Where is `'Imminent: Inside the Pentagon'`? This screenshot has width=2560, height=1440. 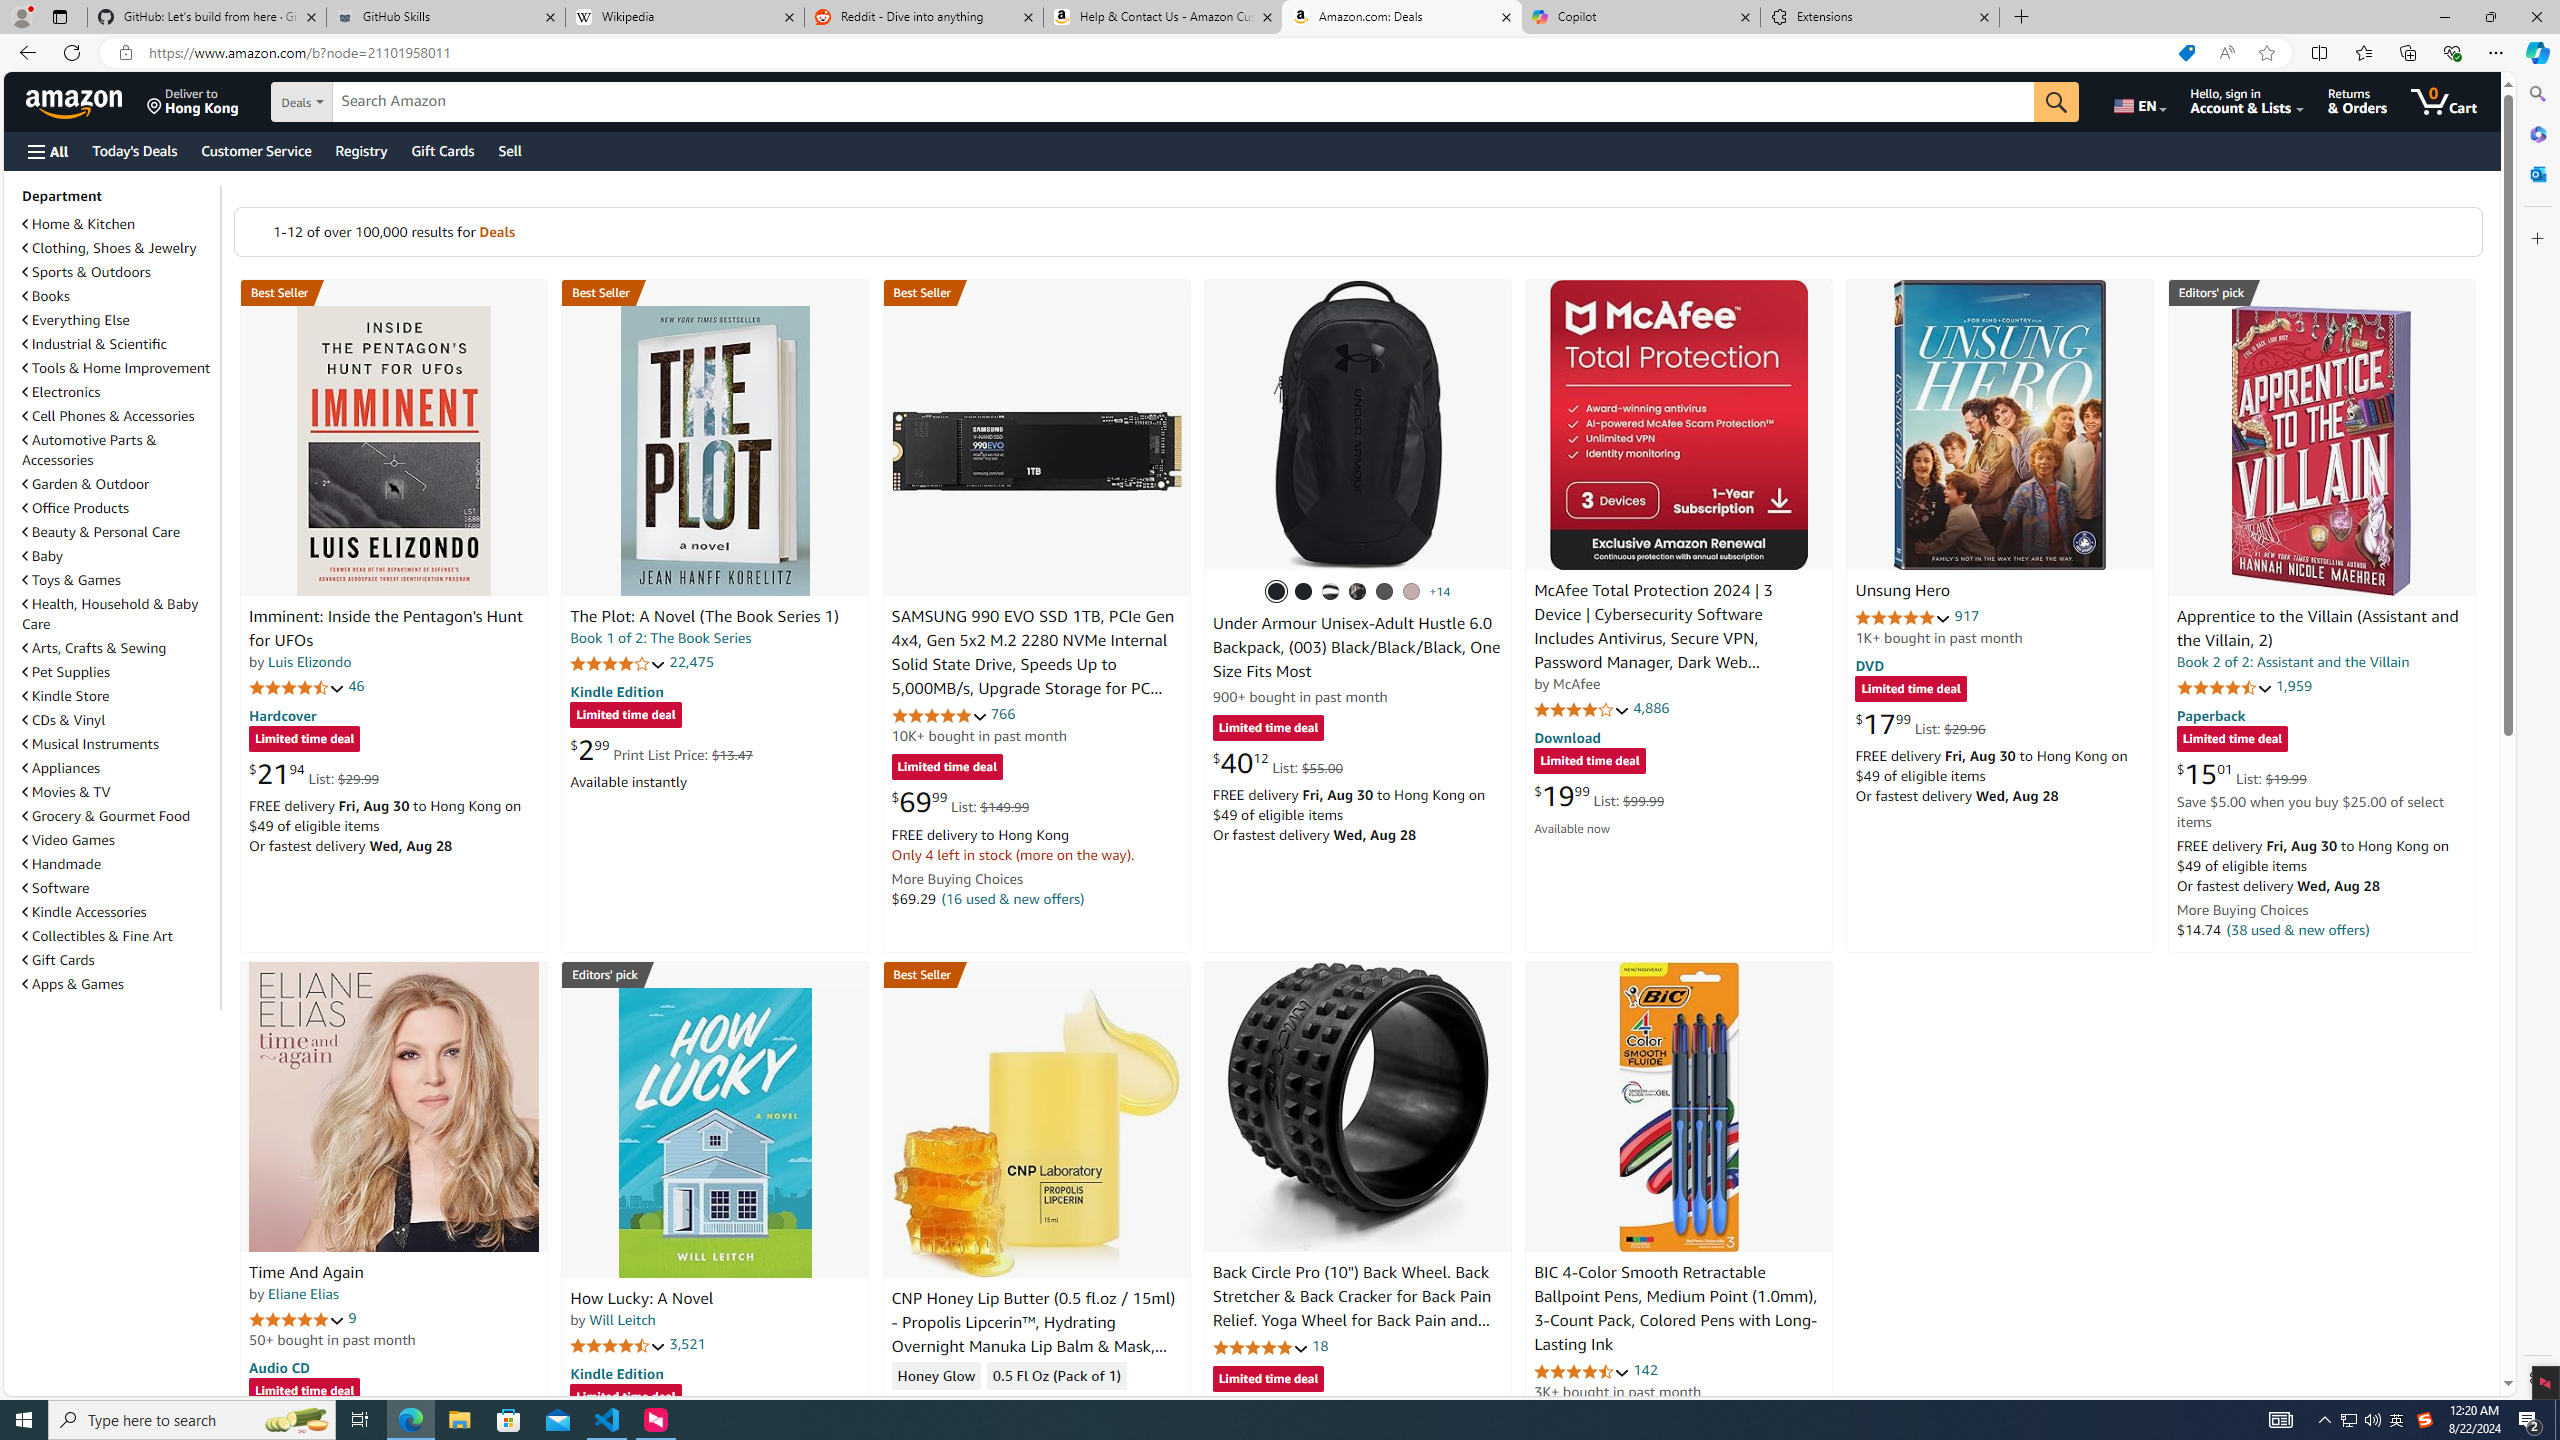 'Imminent: Inside the Pentagon' is located at coordinates (394, 449).